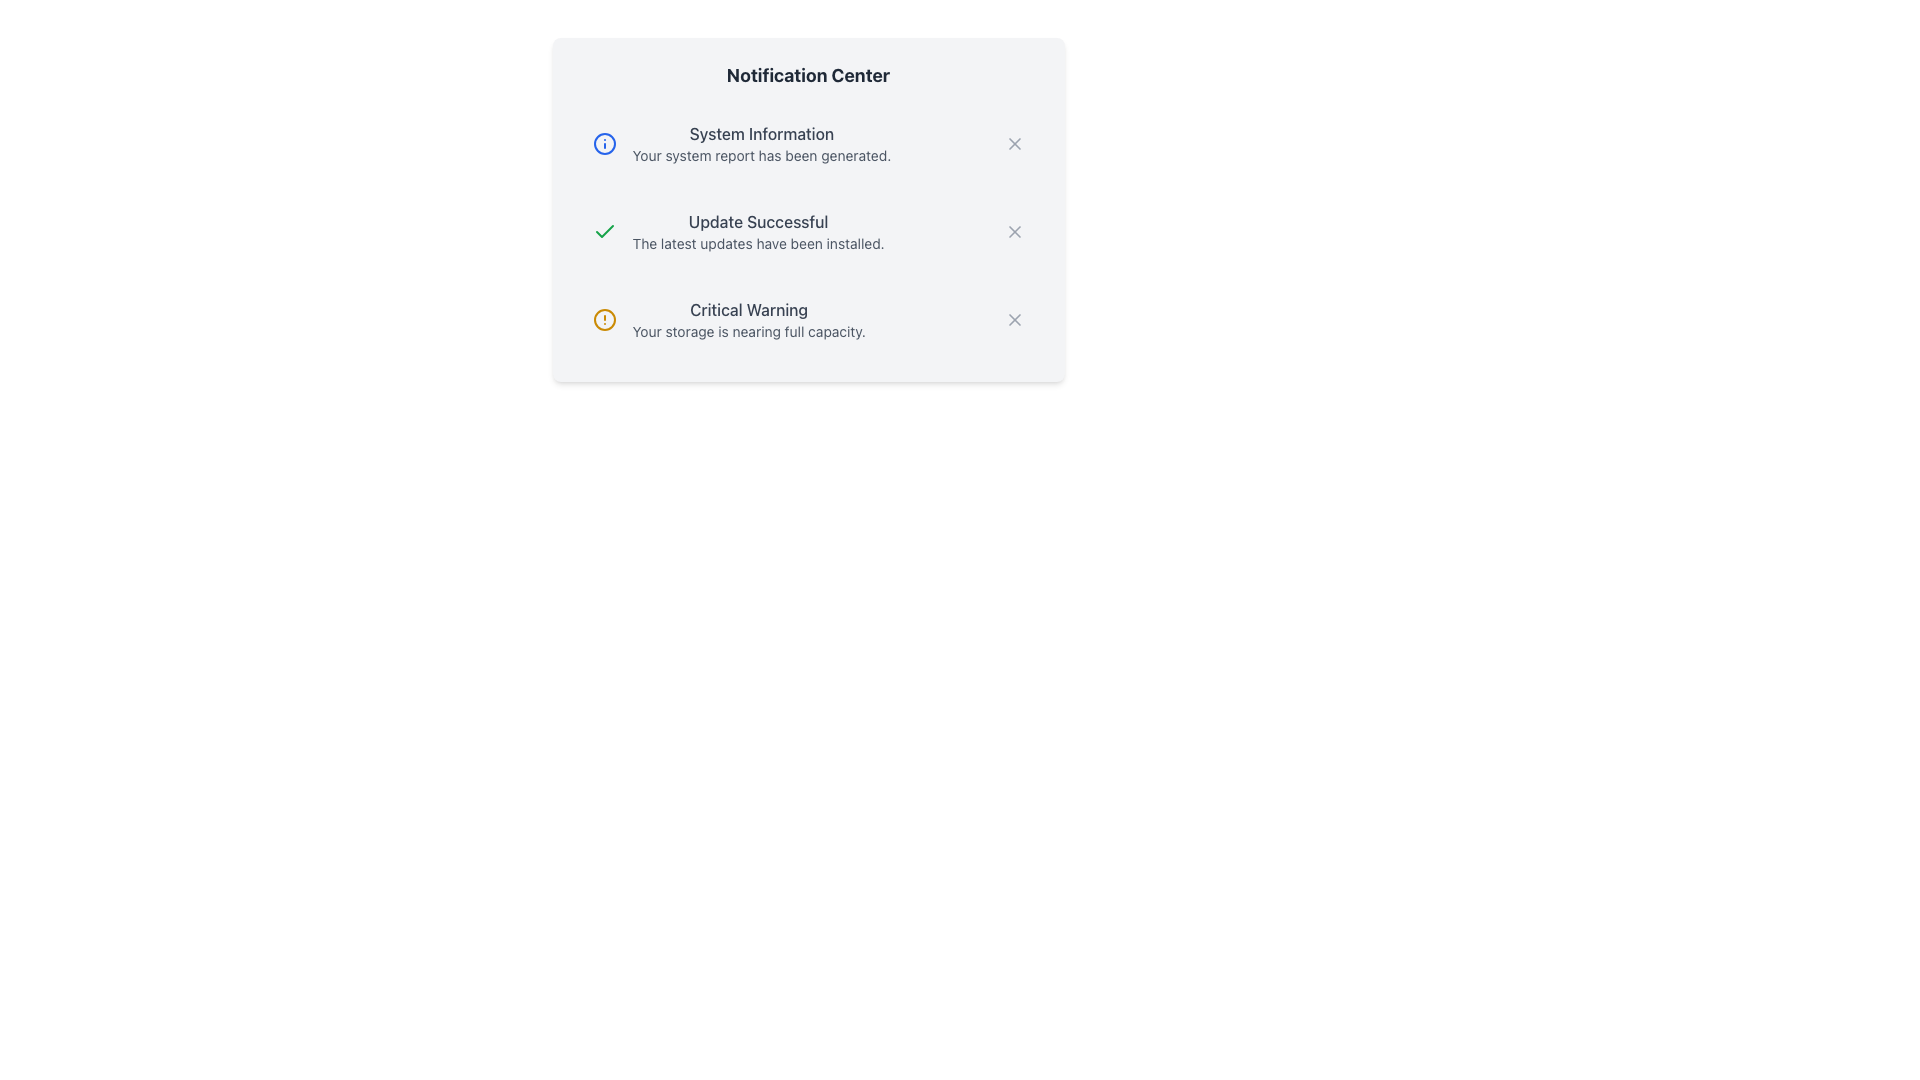 The width and height of the screenshot is (1920, 1080). I want to click on the circular outline of the 'info' icon styled with a blue border, located in the top section of the notification center panel, left of the 'System Information' message text, so click(603, 142).